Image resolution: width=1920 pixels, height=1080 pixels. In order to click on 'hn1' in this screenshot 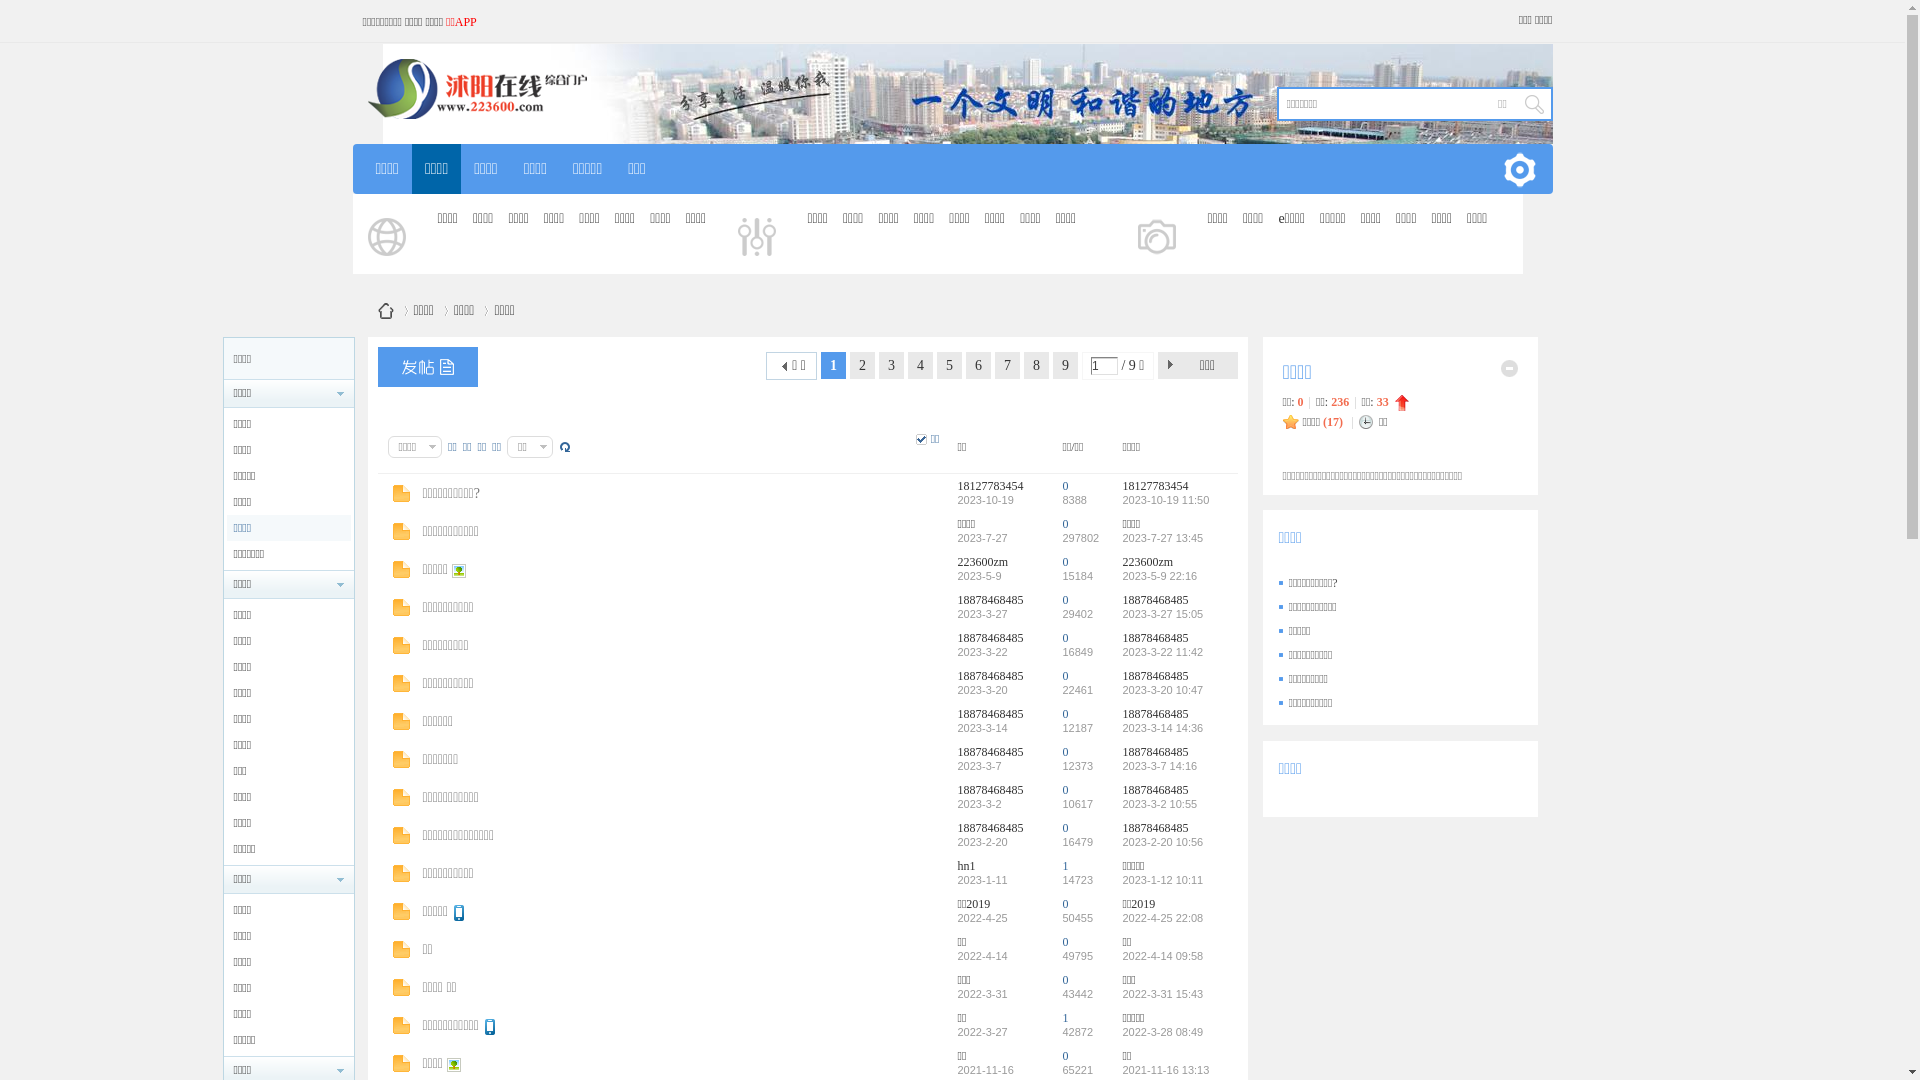, I will do `click(966, 865)`.